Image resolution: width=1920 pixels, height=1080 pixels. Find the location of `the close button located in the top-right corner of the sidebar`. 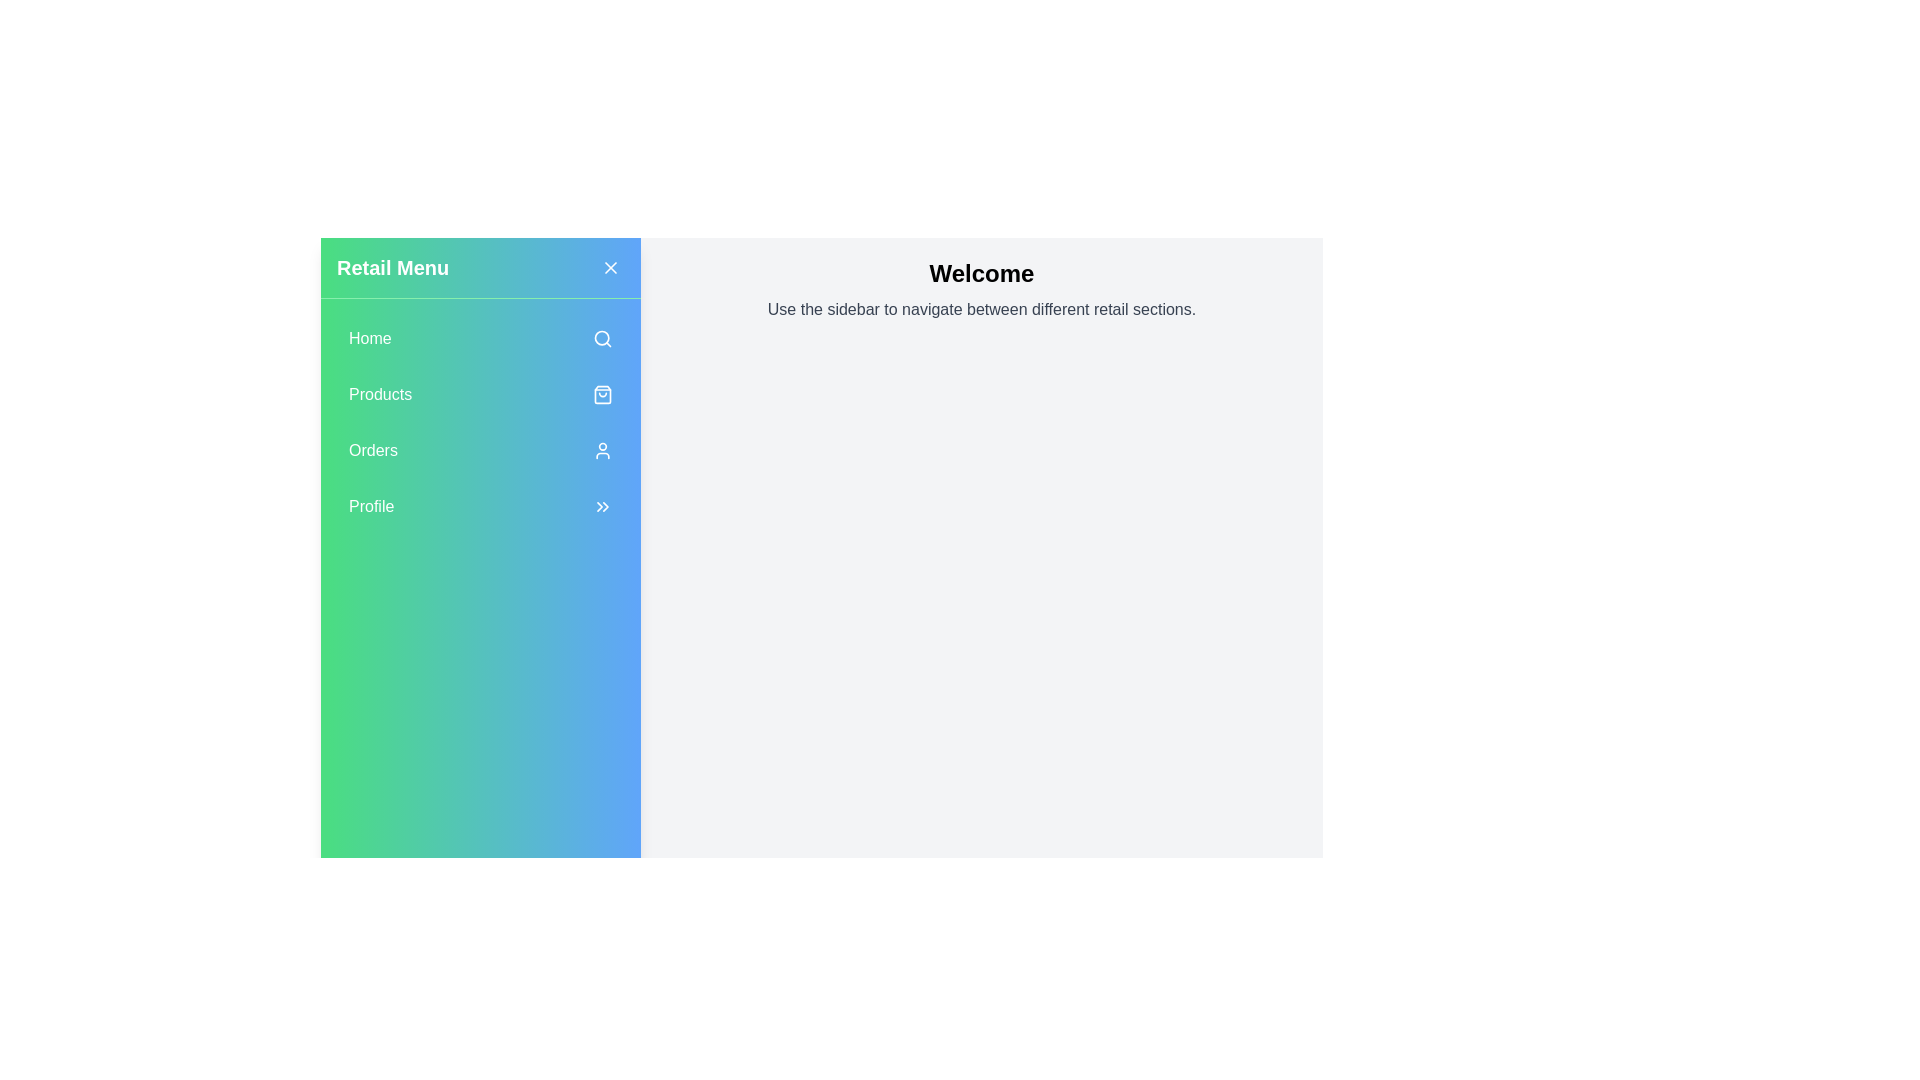

the close button located in the top-right corner of the sidebar is located at coordinates (609, 266).